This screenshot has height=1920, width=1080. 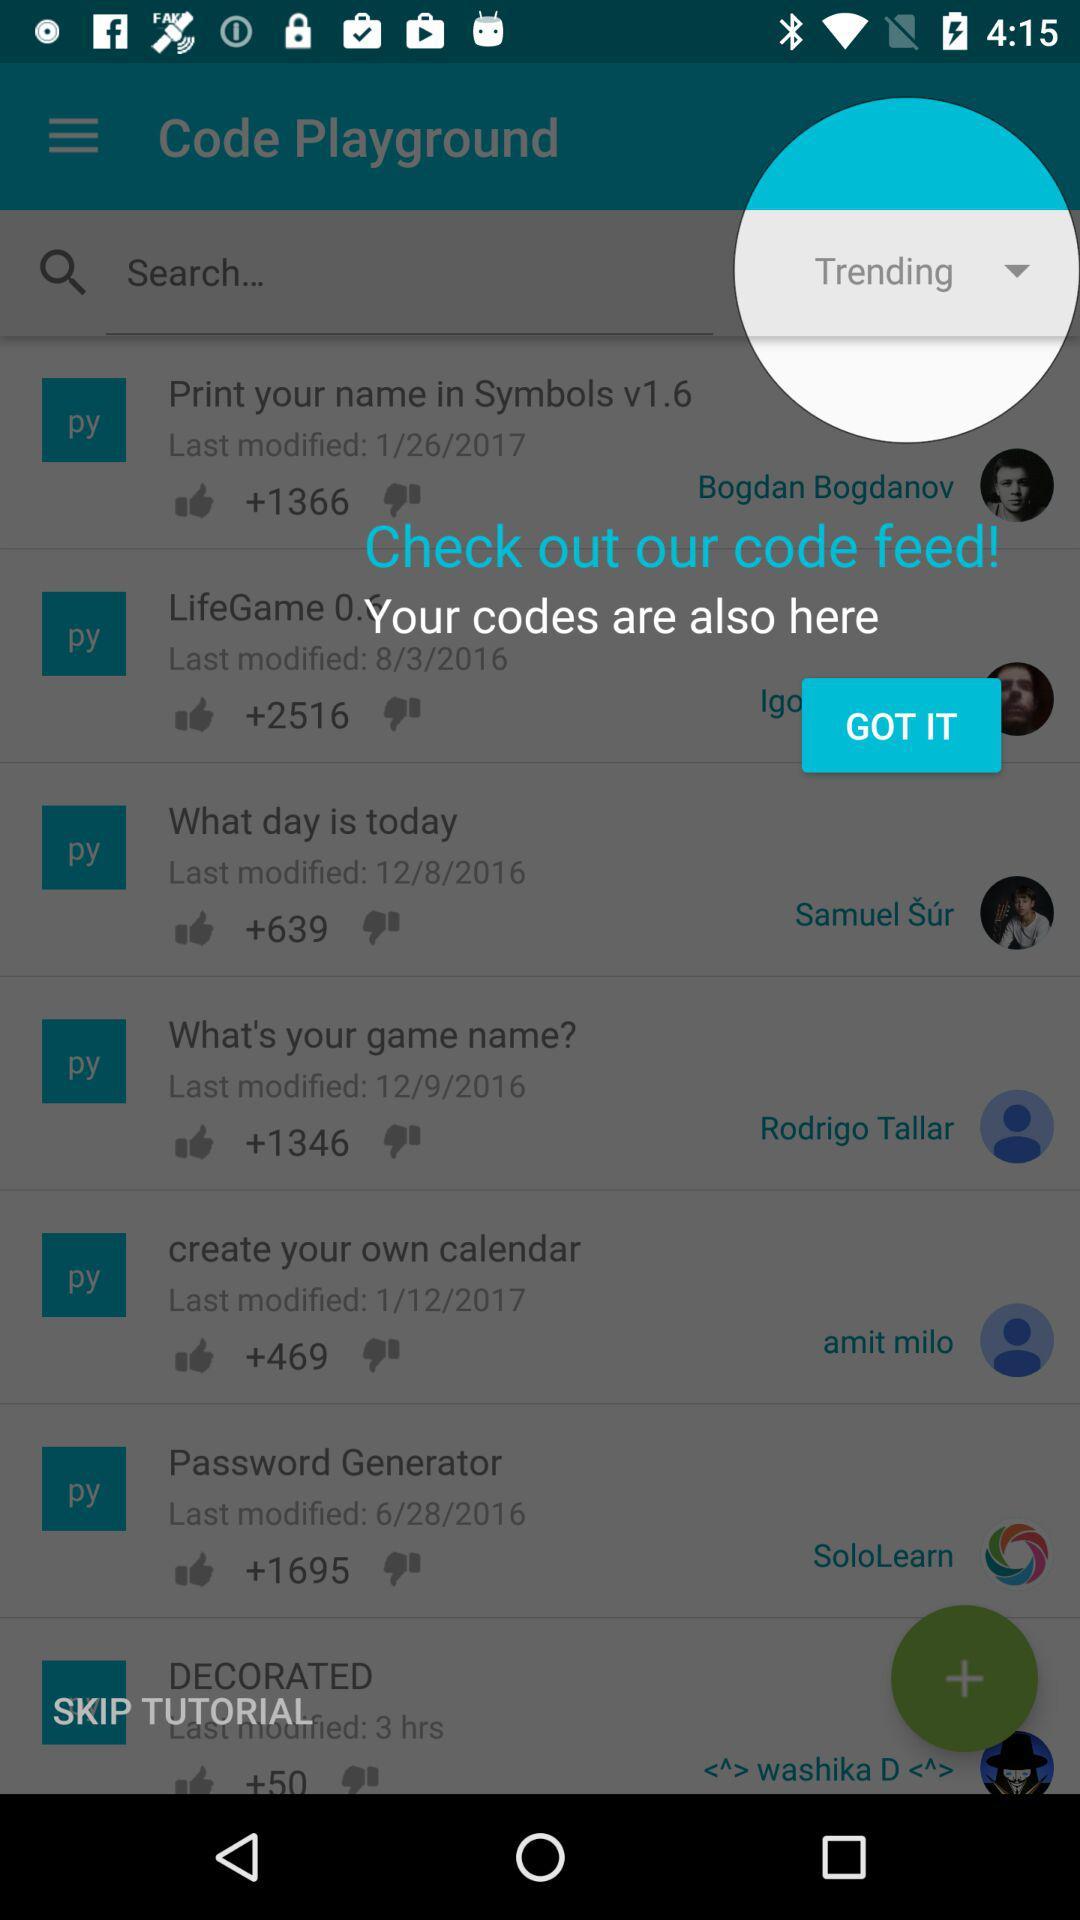 What do you see at coordinates (408, 270) in the screenshot?
I see `click search box` at bounding box center [408, 270].